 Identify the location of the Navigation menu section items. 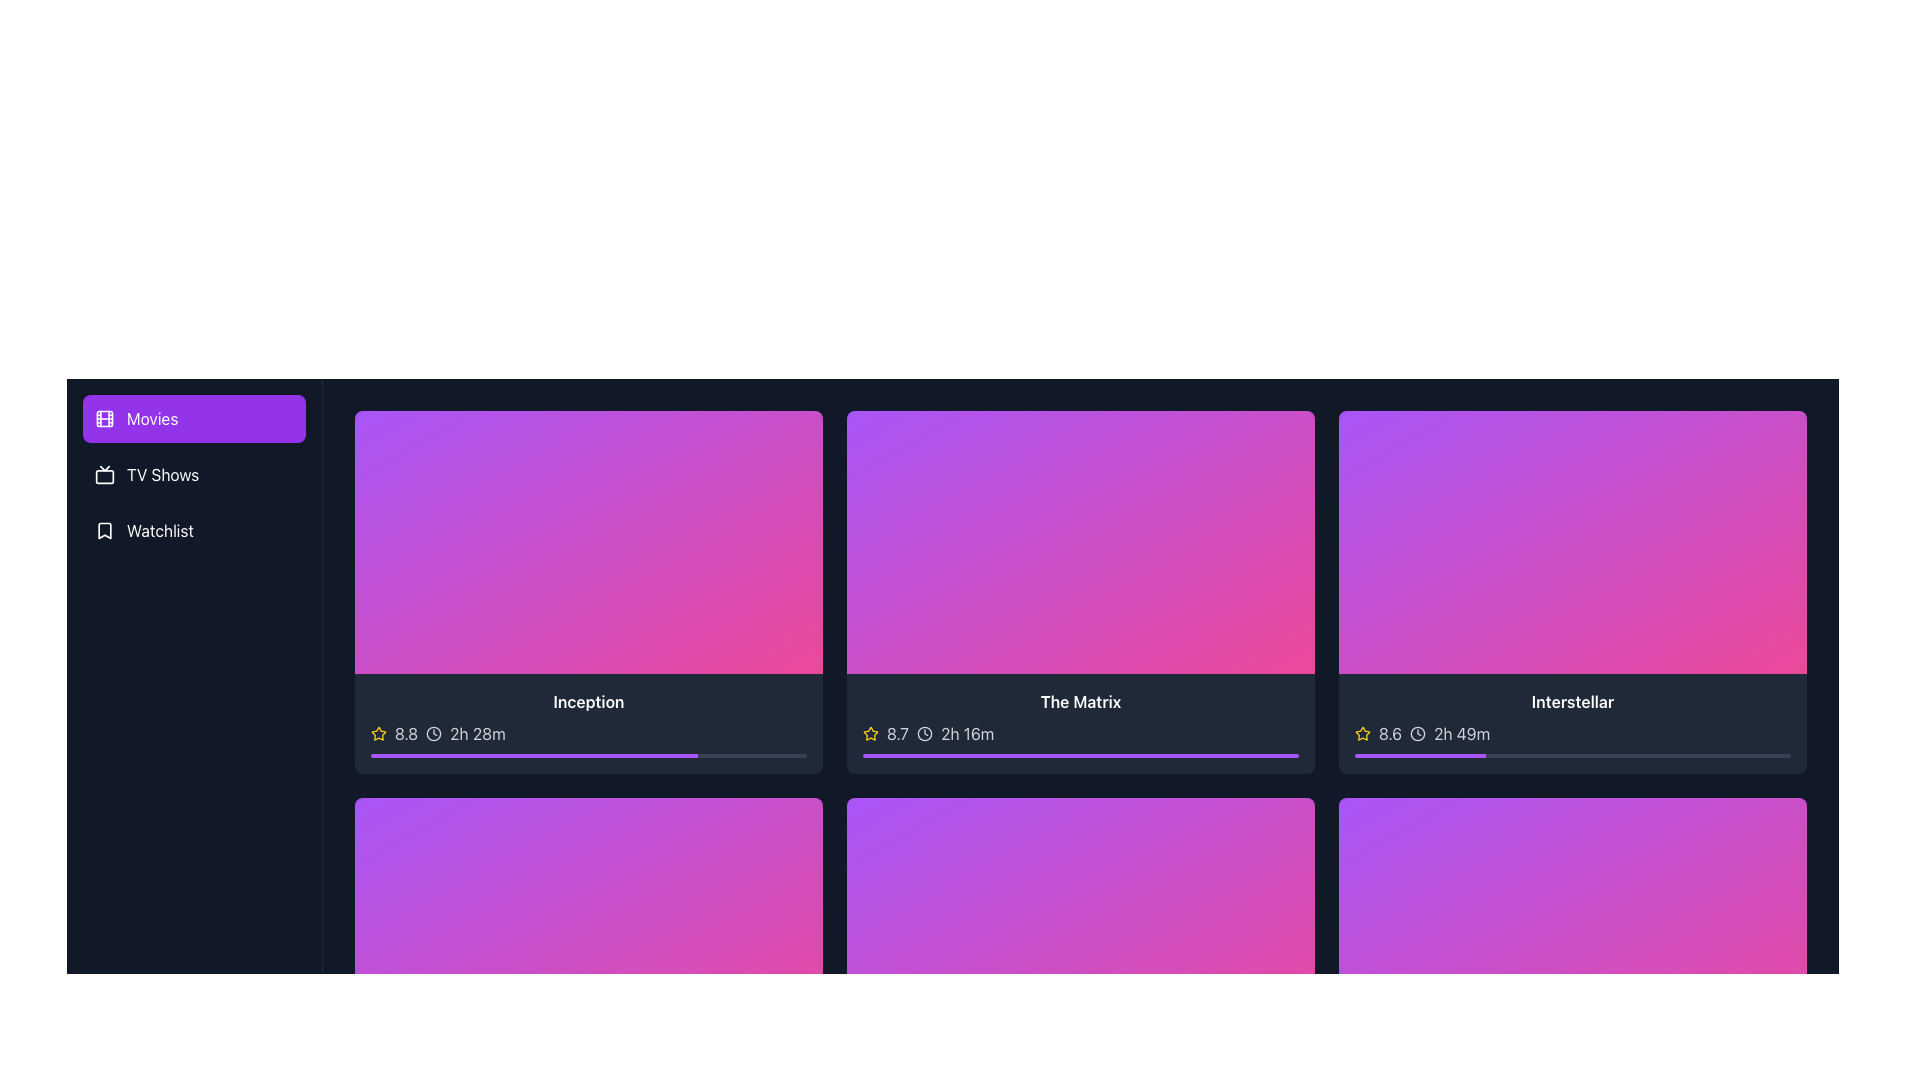
(194, 474).